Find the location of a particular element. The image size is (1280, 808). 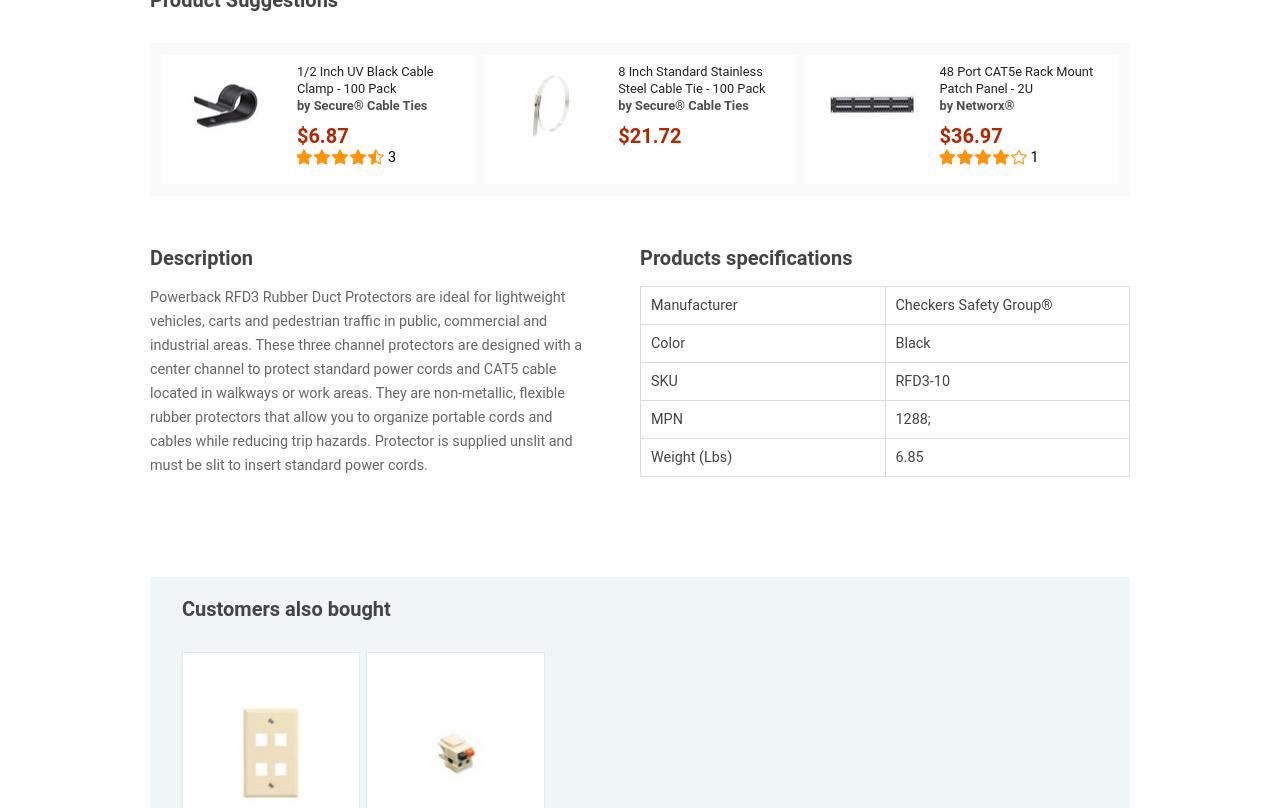

'48 Port CAT5e Rack Mount Patch Panel - 2U' is located at coordinates (938, 79).